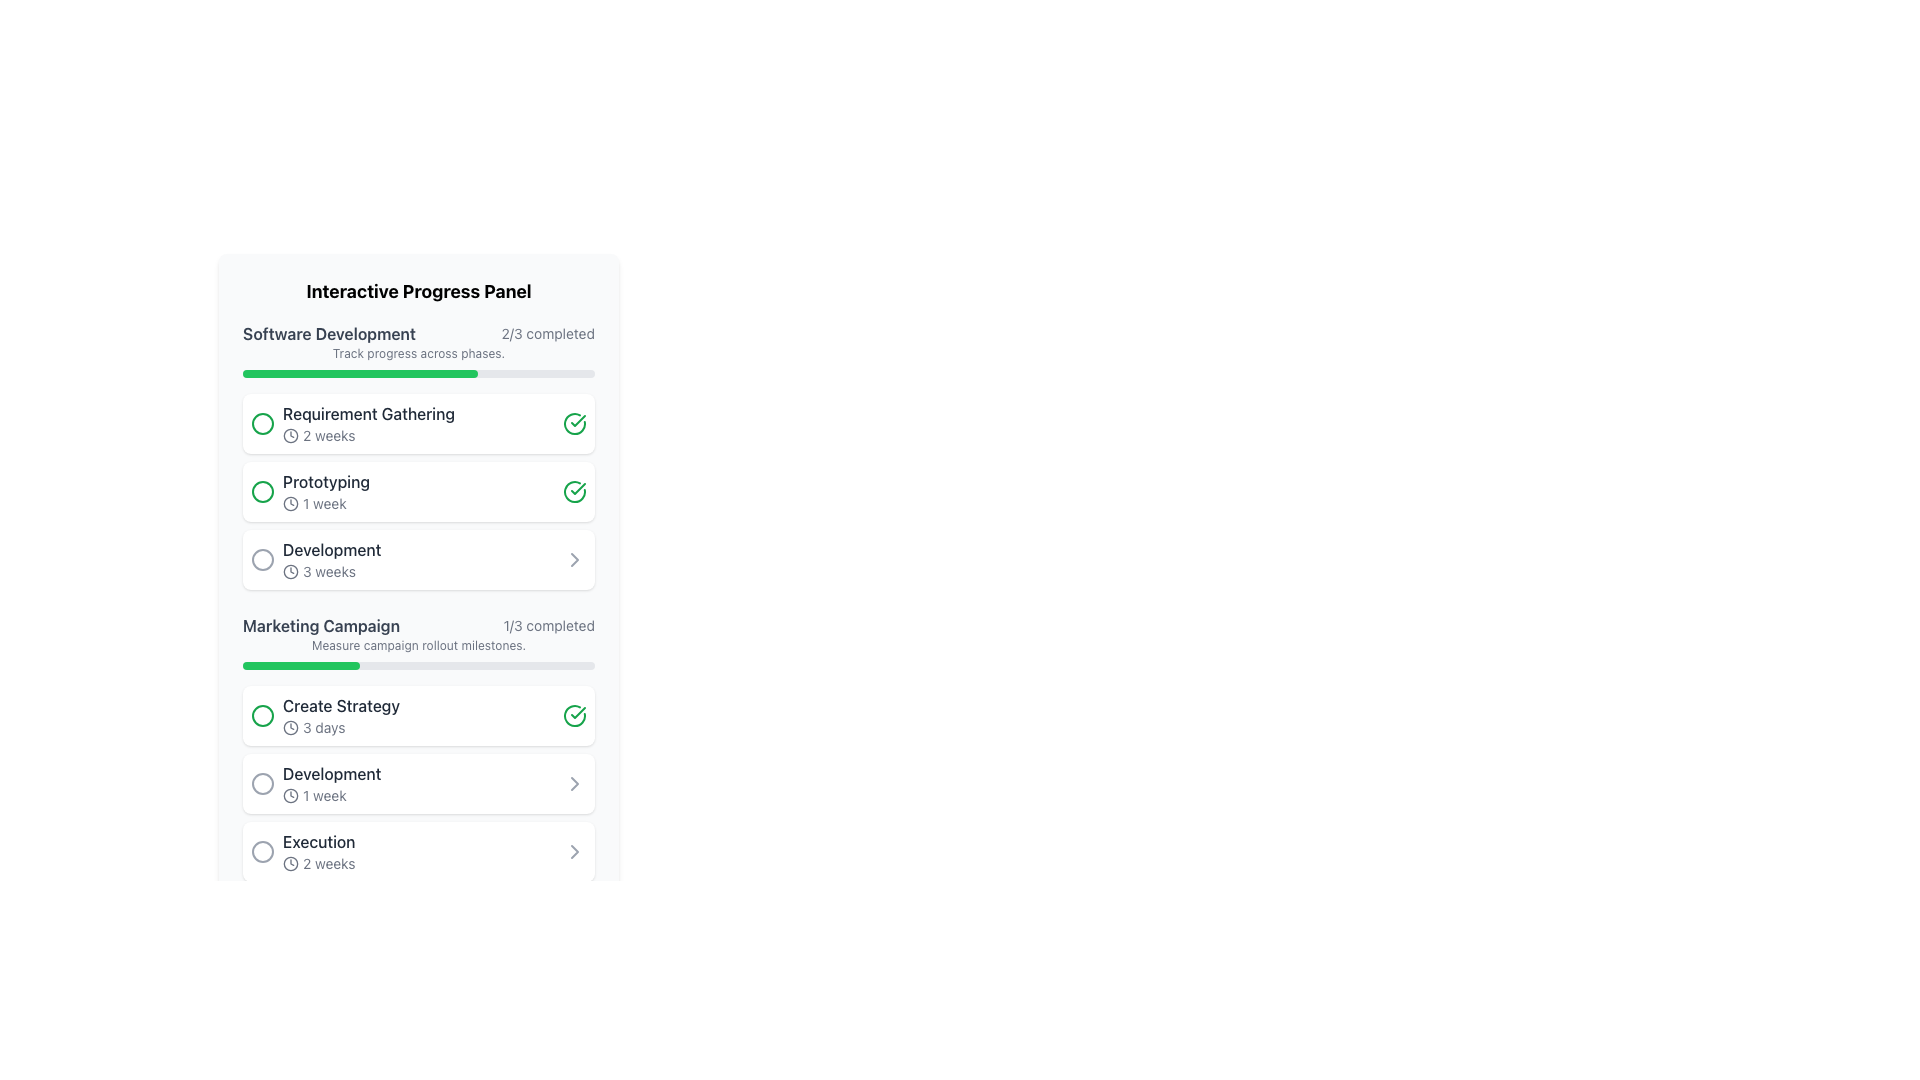  I want to click on the 'Development' button located under the 'Marketing Campaign' section, so click(417, 782).